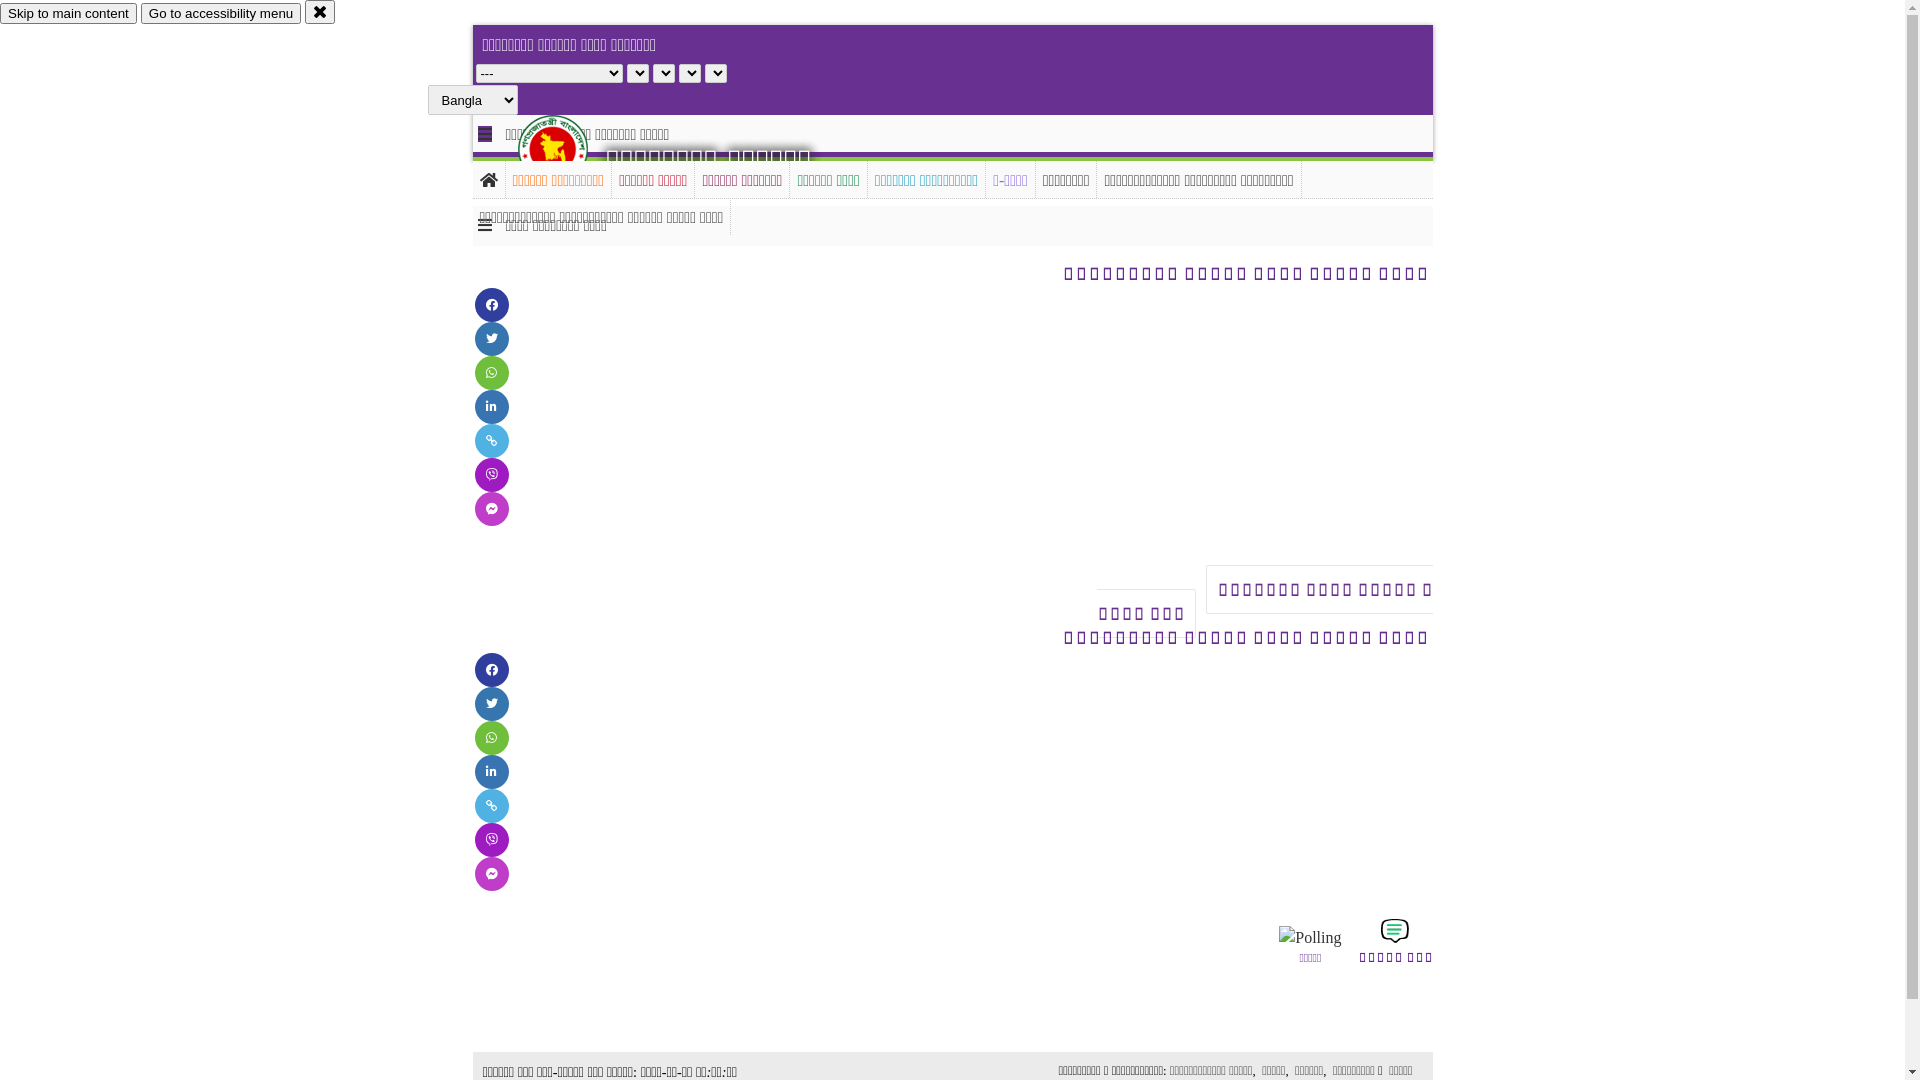 Image resolution: width=1920 pixels, height=1080 pixels. Describe the element at coordinates (68, 13) in the screenshot. I see `'Skip to main content'` at that location.